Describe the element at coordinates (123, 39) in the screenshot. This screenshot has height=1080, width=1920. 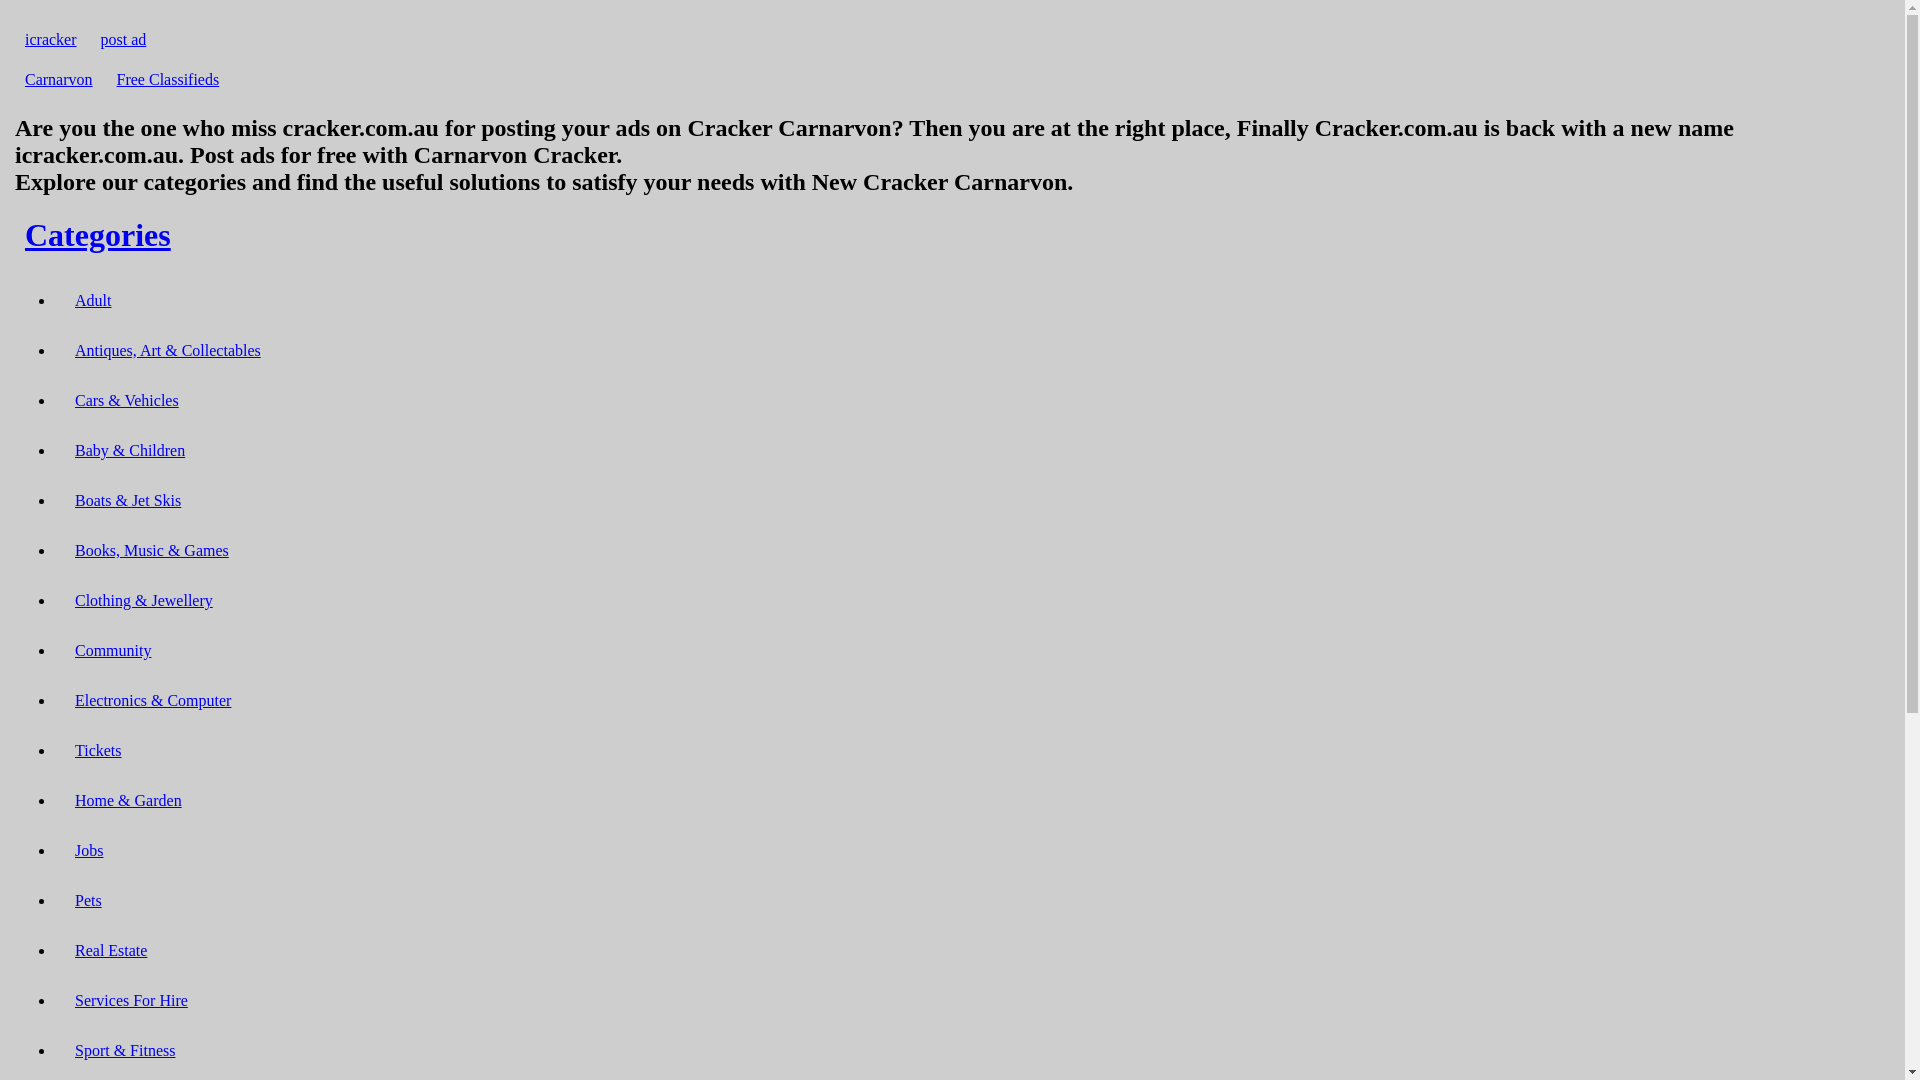
I see `'post ad'` at that location.